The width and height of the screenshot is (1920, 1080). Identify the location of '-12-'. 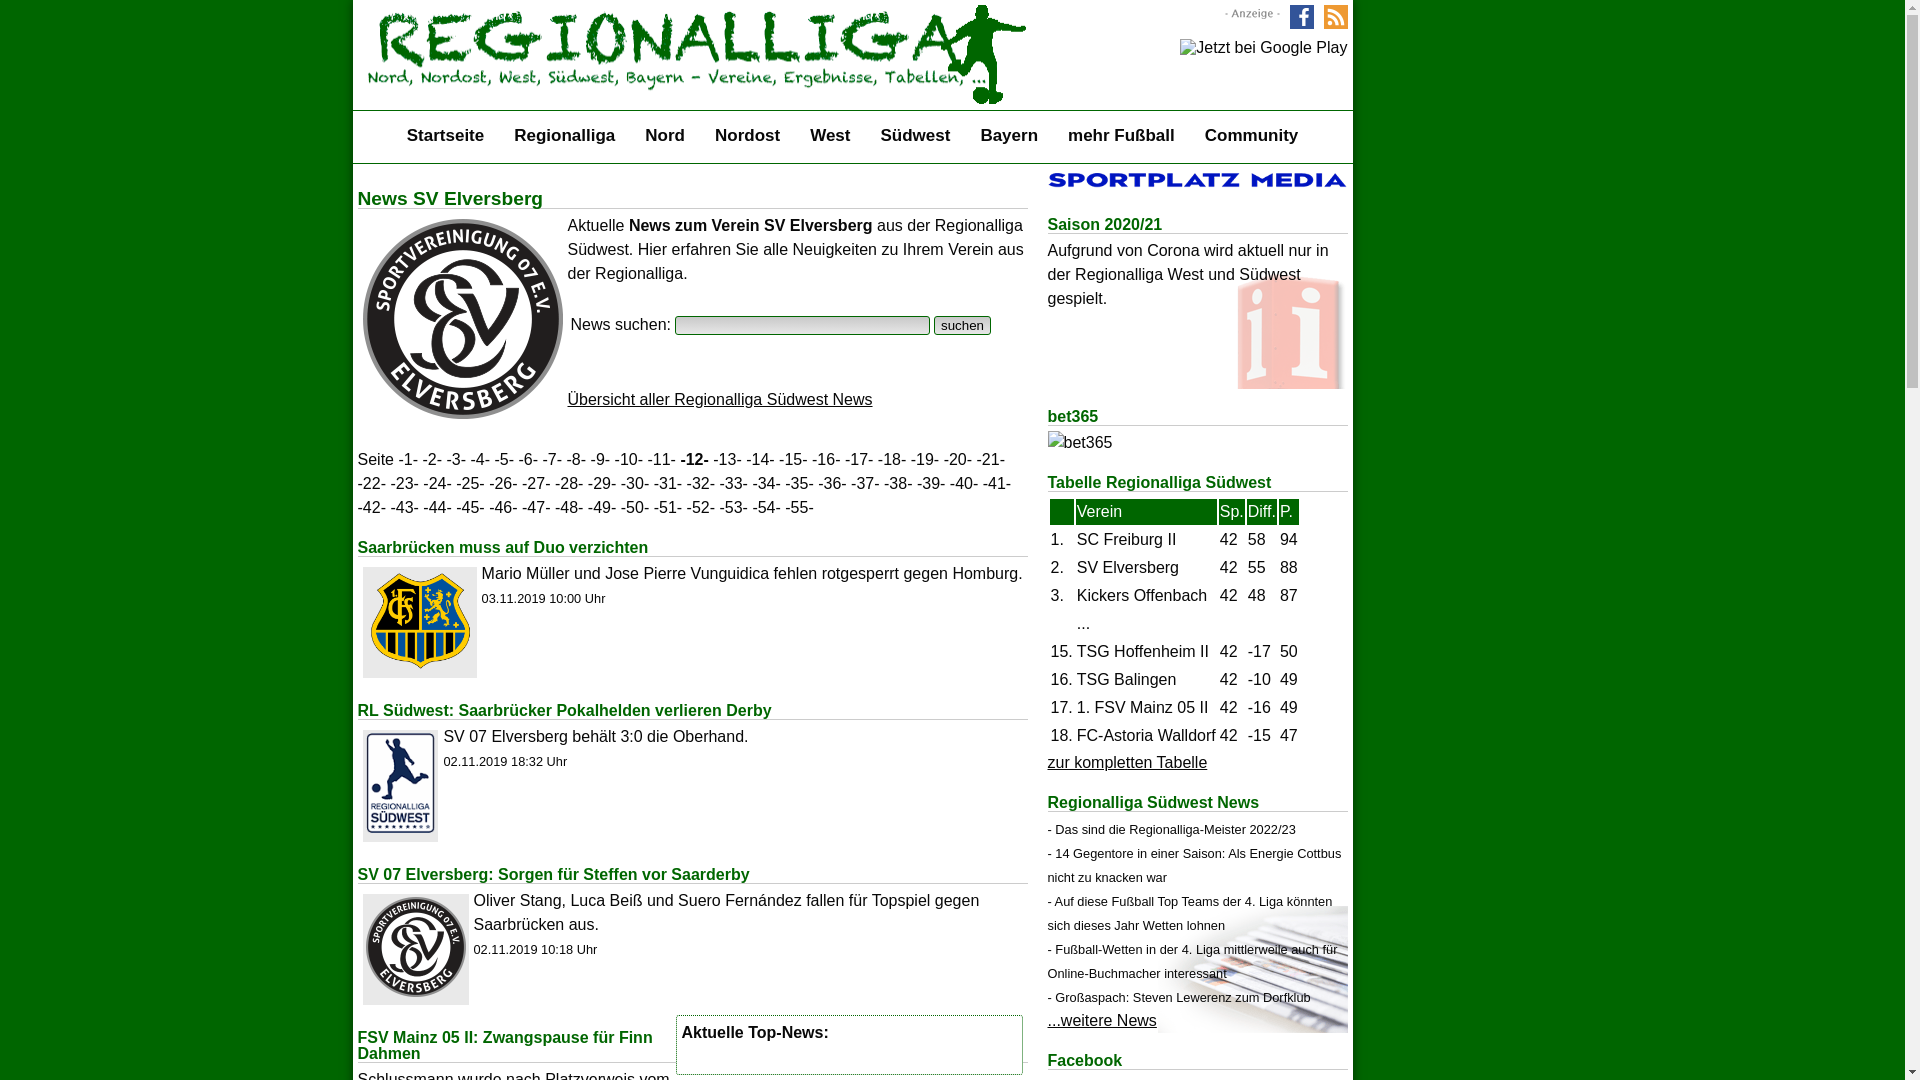
(694, 459).